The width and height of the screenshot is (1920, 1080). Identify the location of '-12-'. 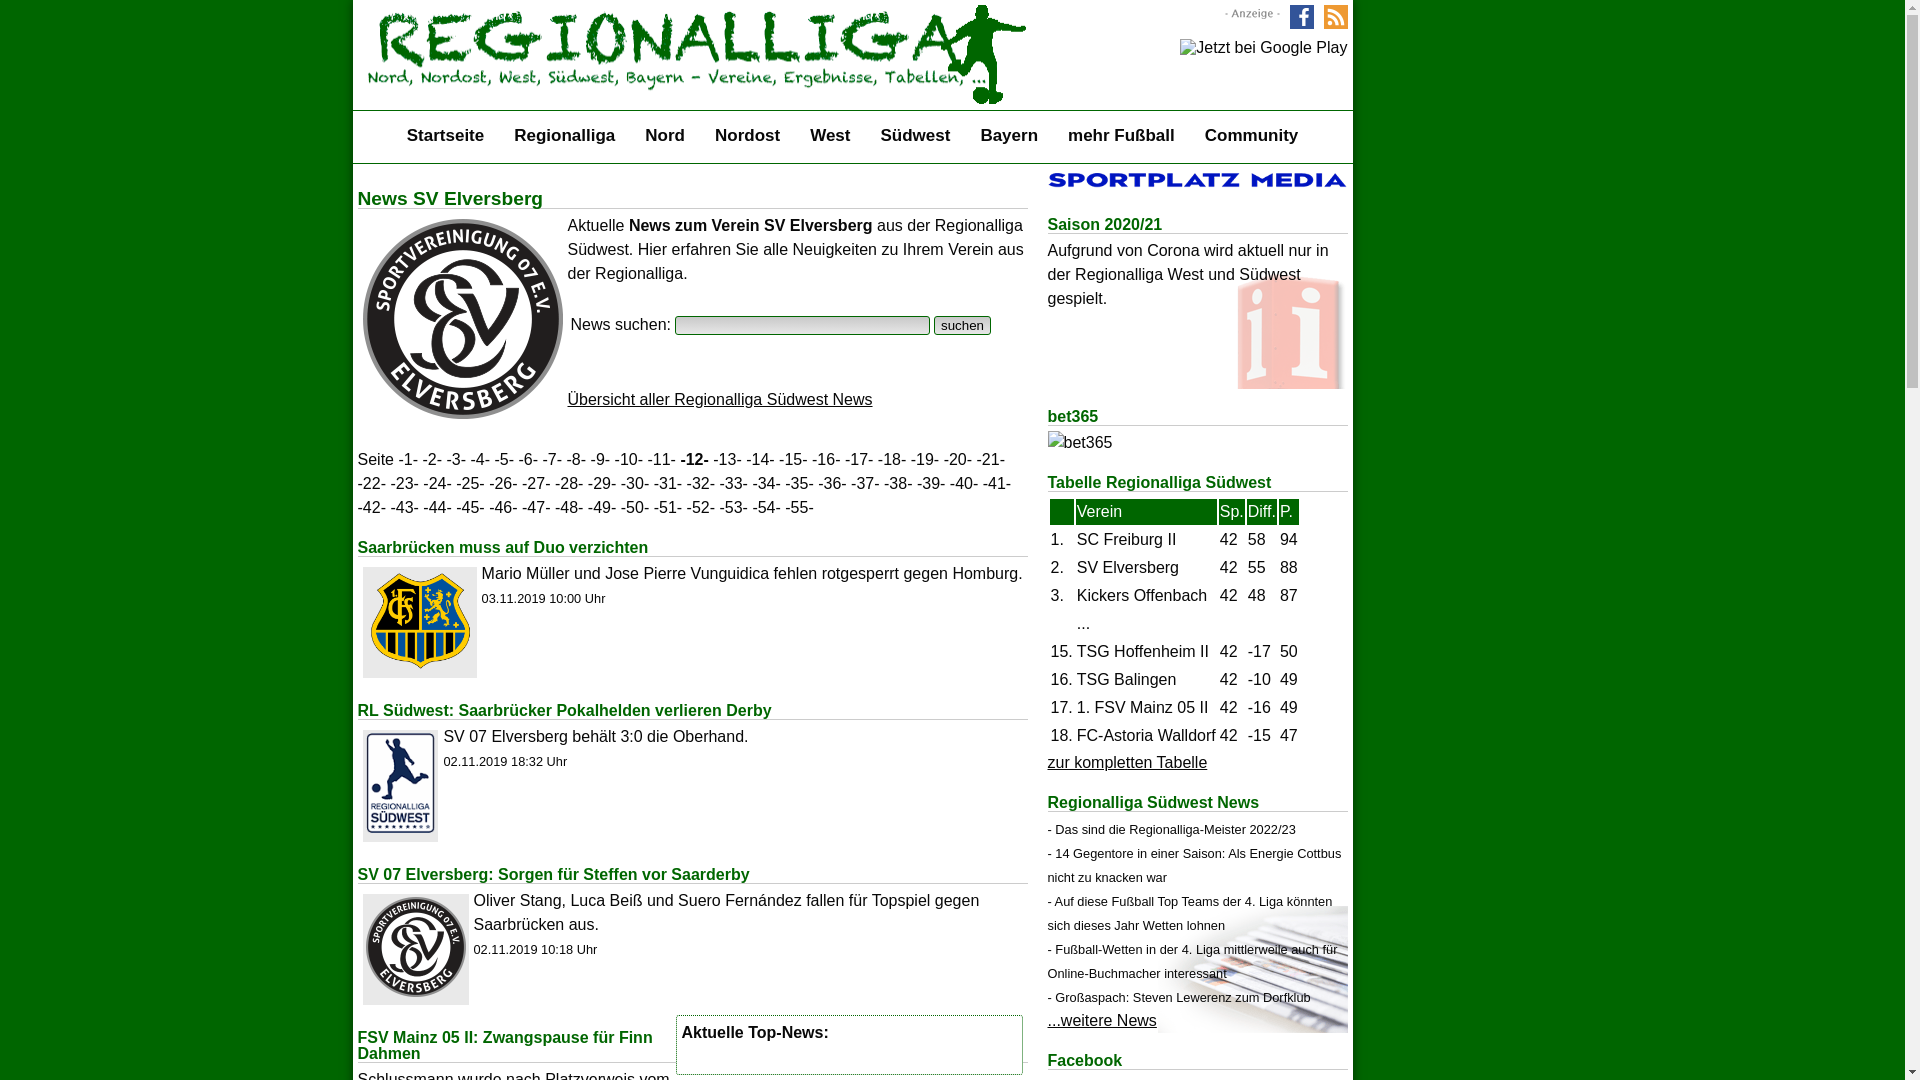
(694, 459).